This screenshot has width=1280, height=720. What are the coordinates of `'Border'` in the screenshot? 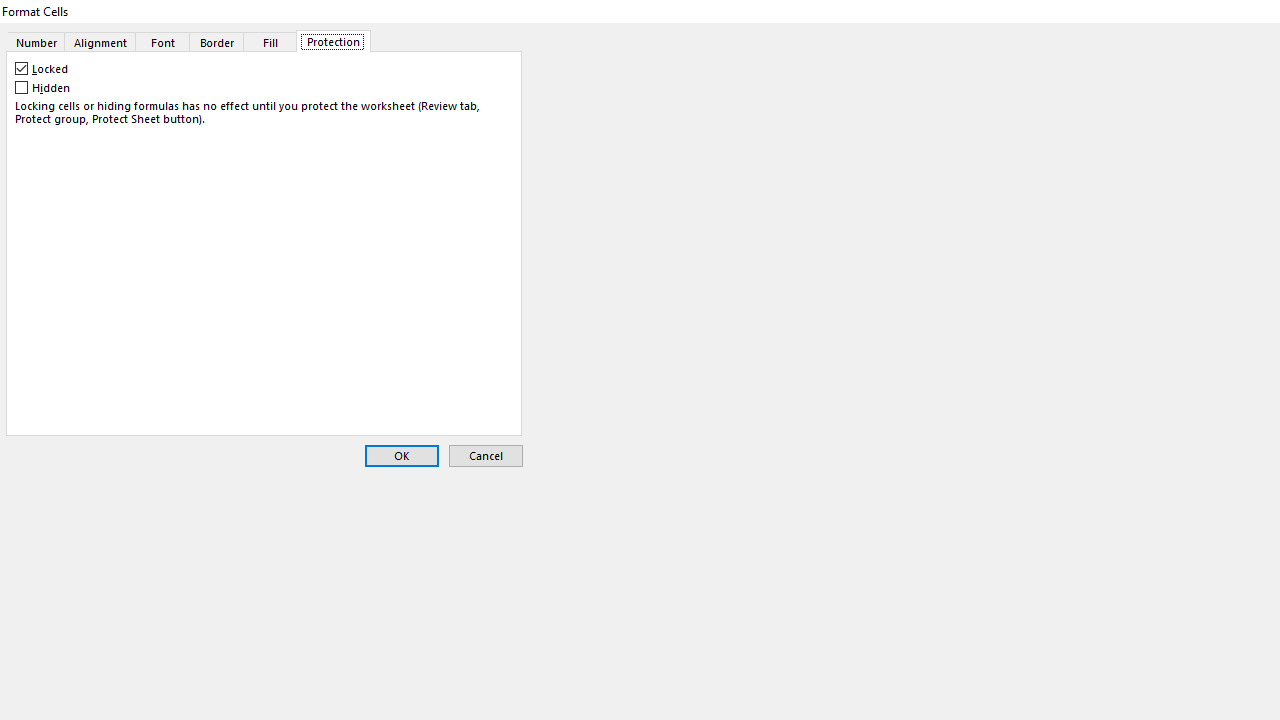 It's located at (216, 41).